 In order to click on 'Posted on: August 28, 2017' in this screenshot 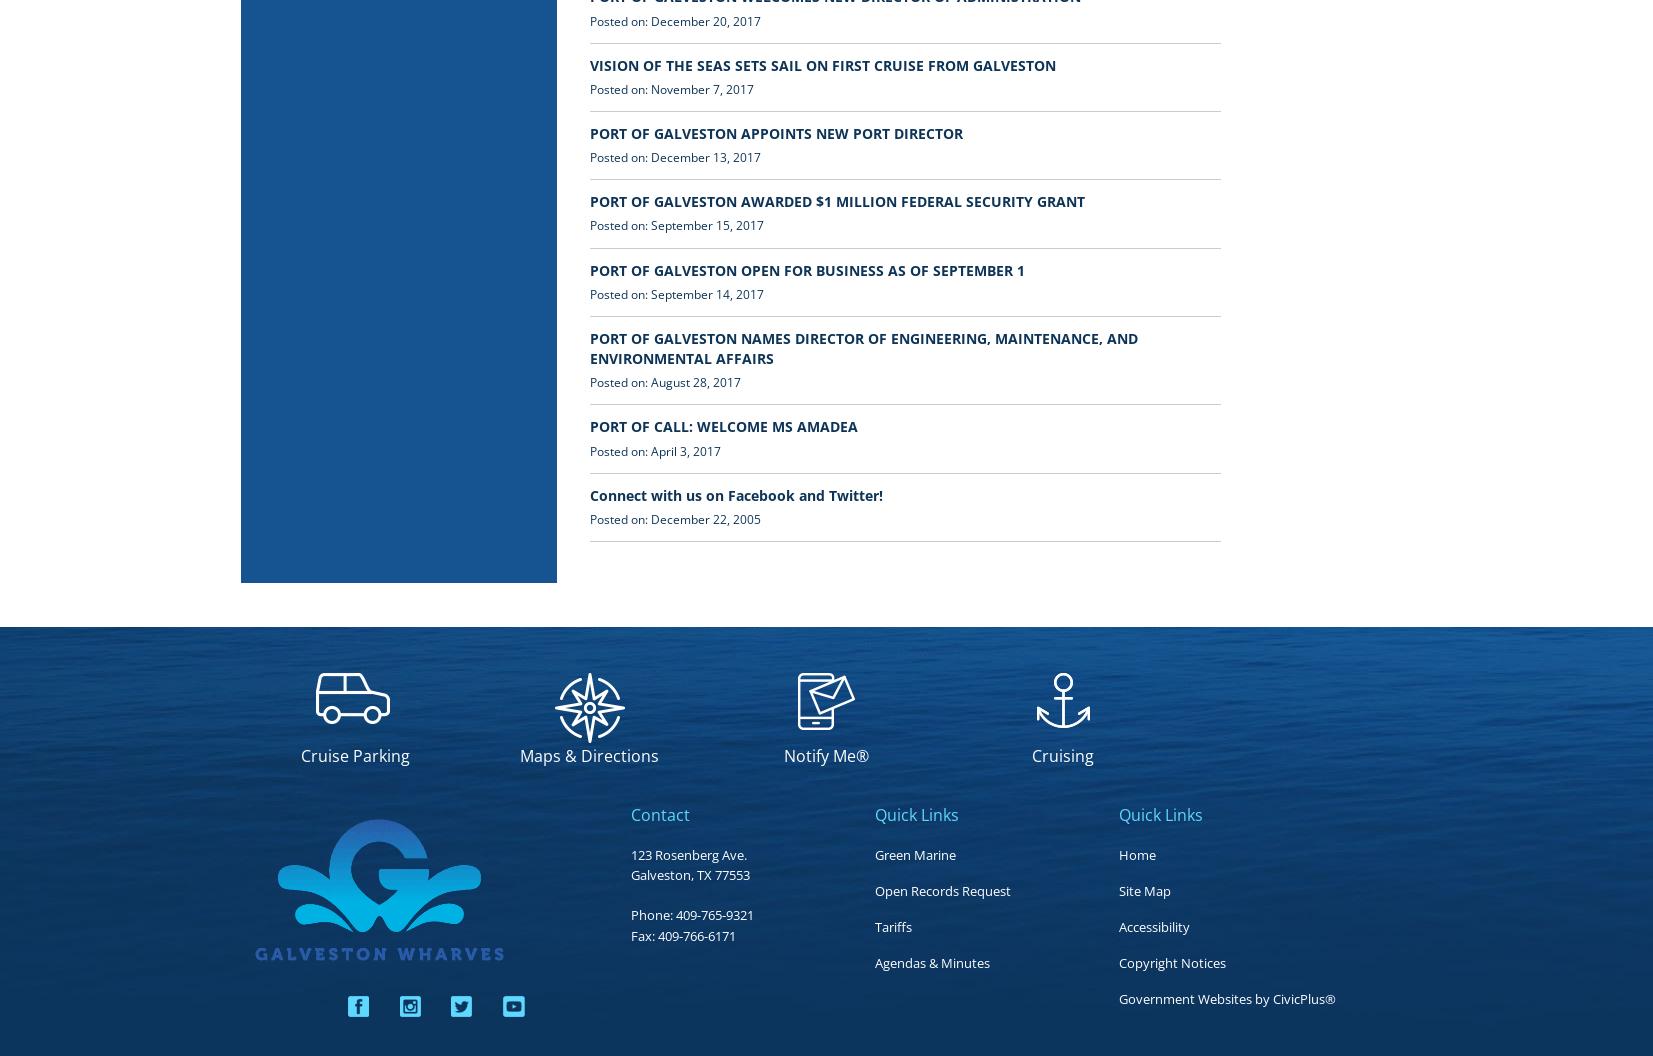, I will do `click(664, 381)`.